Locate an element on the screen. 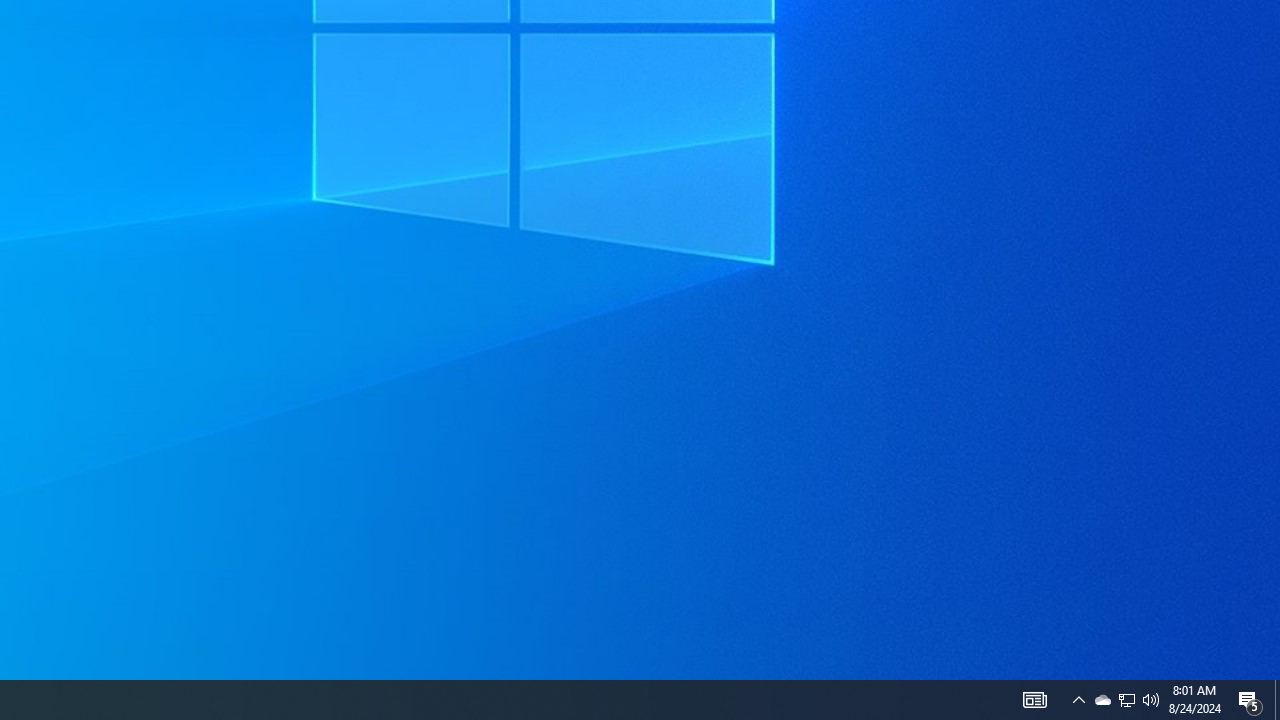  'Q2790: 100%' is located at coordinates (1151, 698).